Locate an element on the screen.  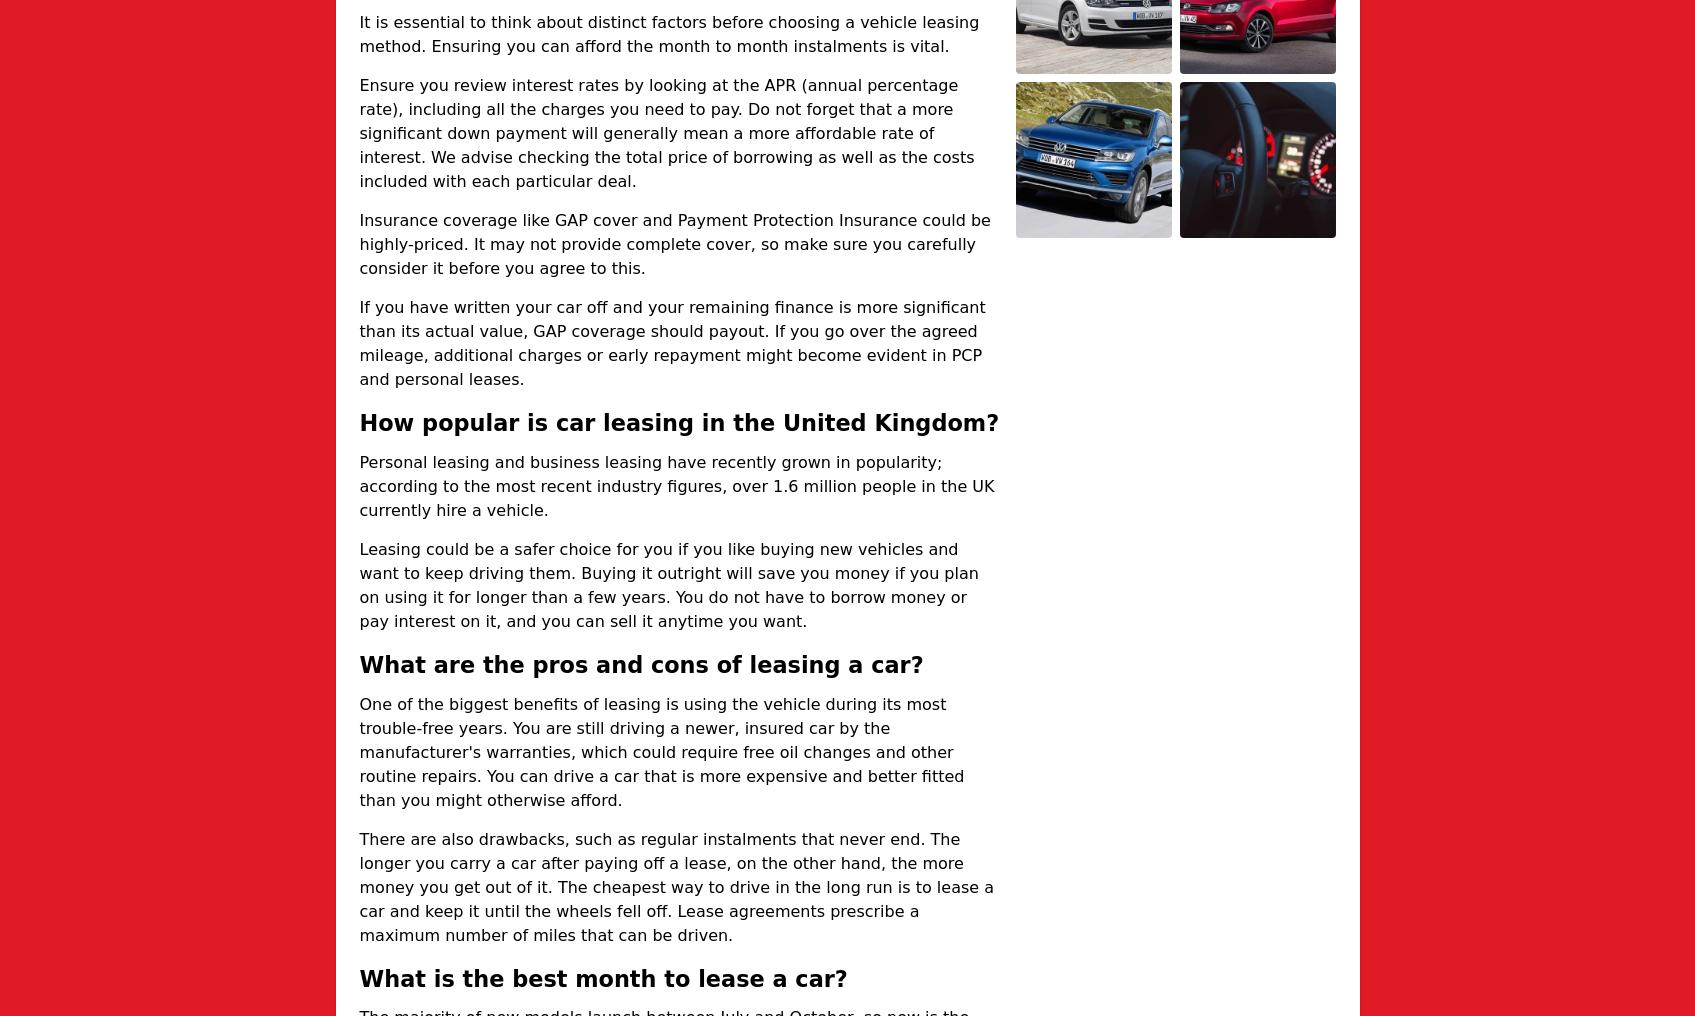
'What is the best month to lease a car?' is located at coordinates (358, 978).